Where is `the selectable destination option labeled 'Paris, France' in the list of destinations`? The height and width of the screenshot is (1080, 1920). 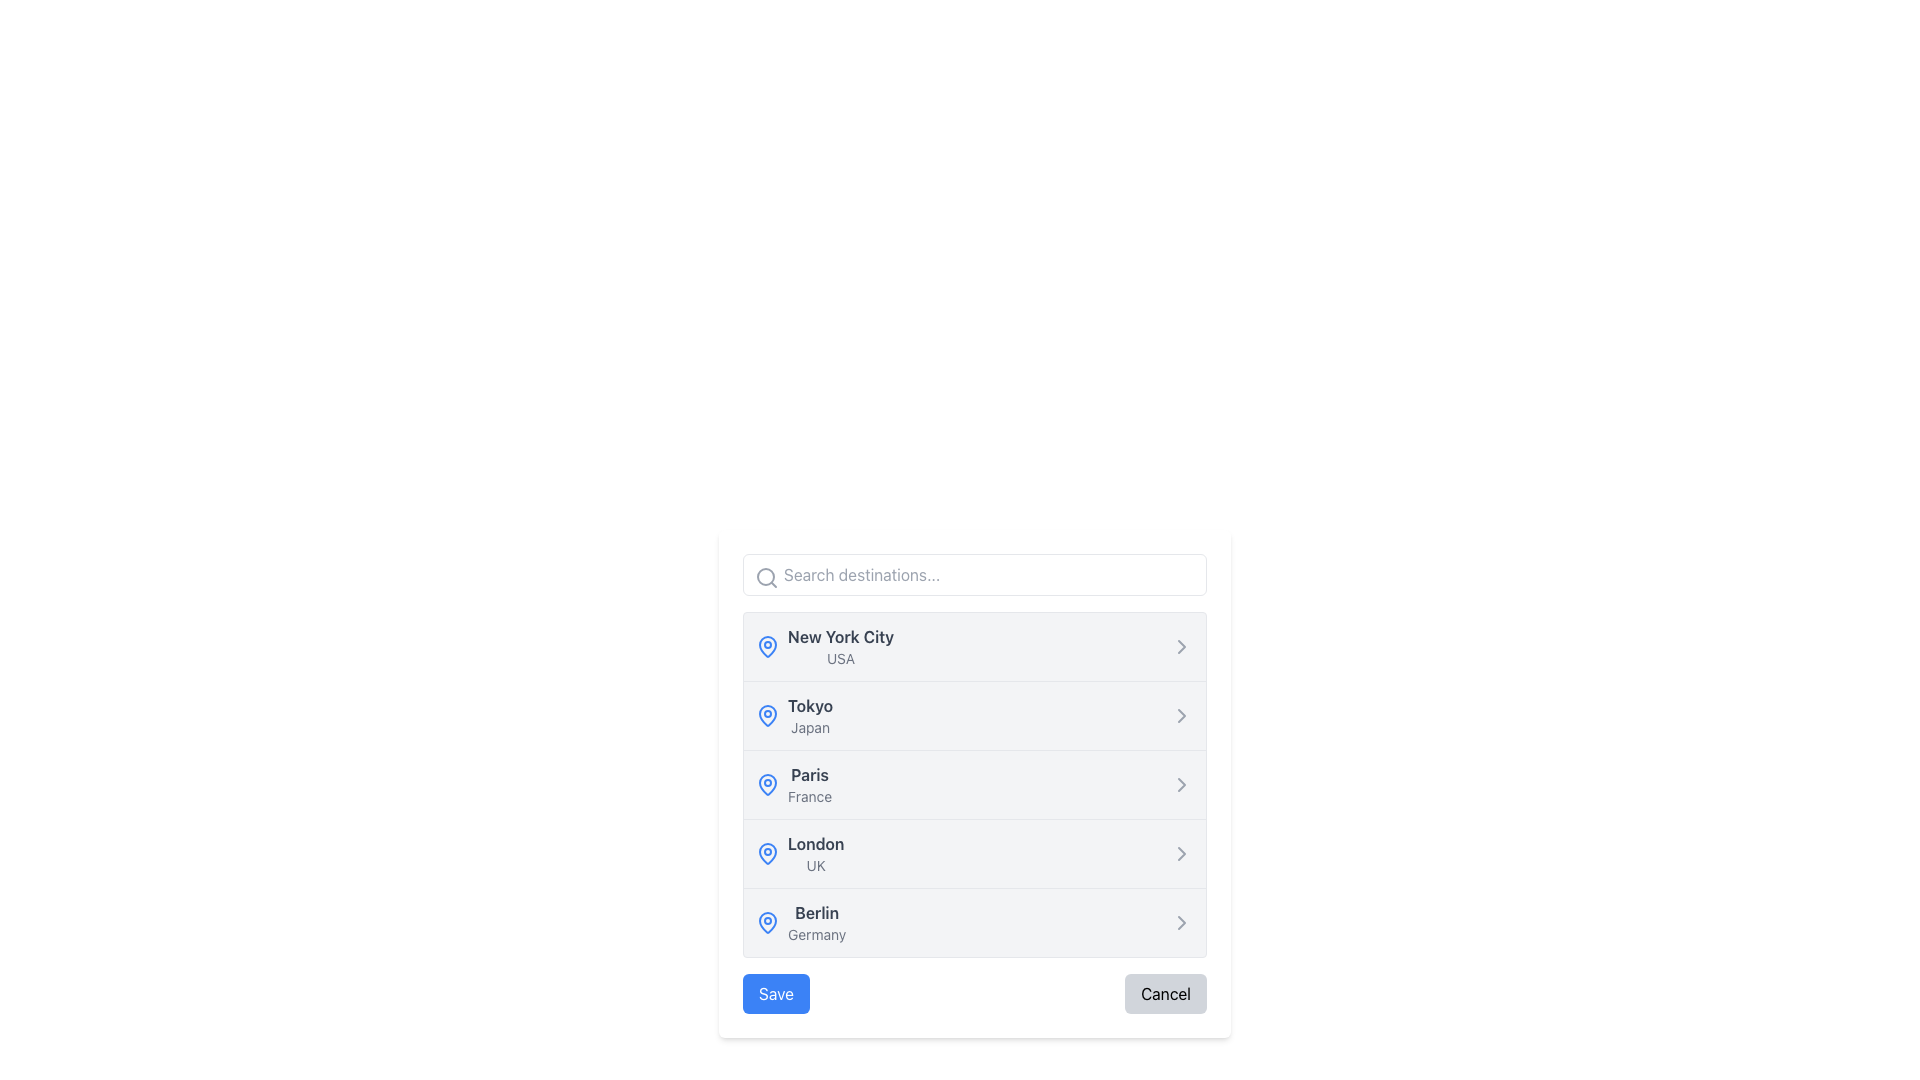 the selectable destination option labeled 'Paris, France' in the list of destinations is located at coordinates (792, 784).